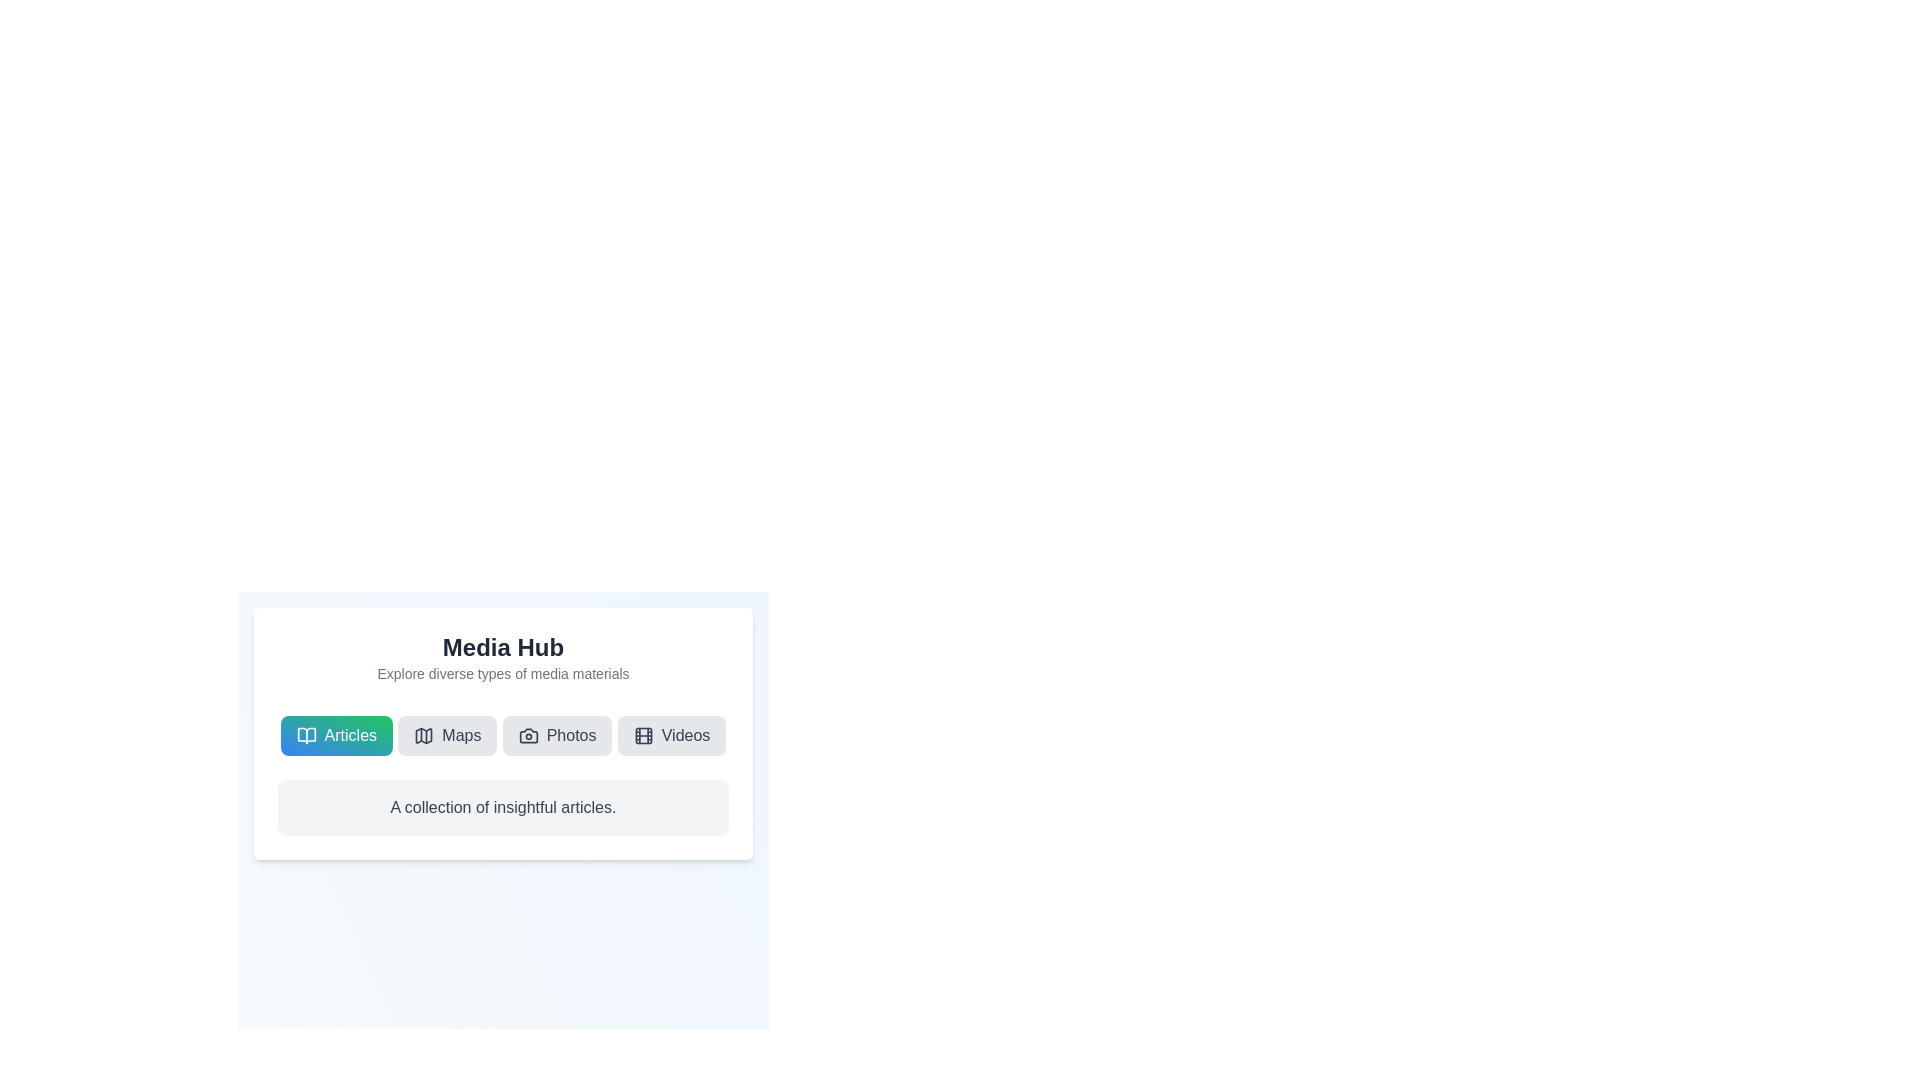  What do you see at coordinates (460, 736) in the screenshot?
I see `the label indicating the functionality` at bounding box center [460, 736].